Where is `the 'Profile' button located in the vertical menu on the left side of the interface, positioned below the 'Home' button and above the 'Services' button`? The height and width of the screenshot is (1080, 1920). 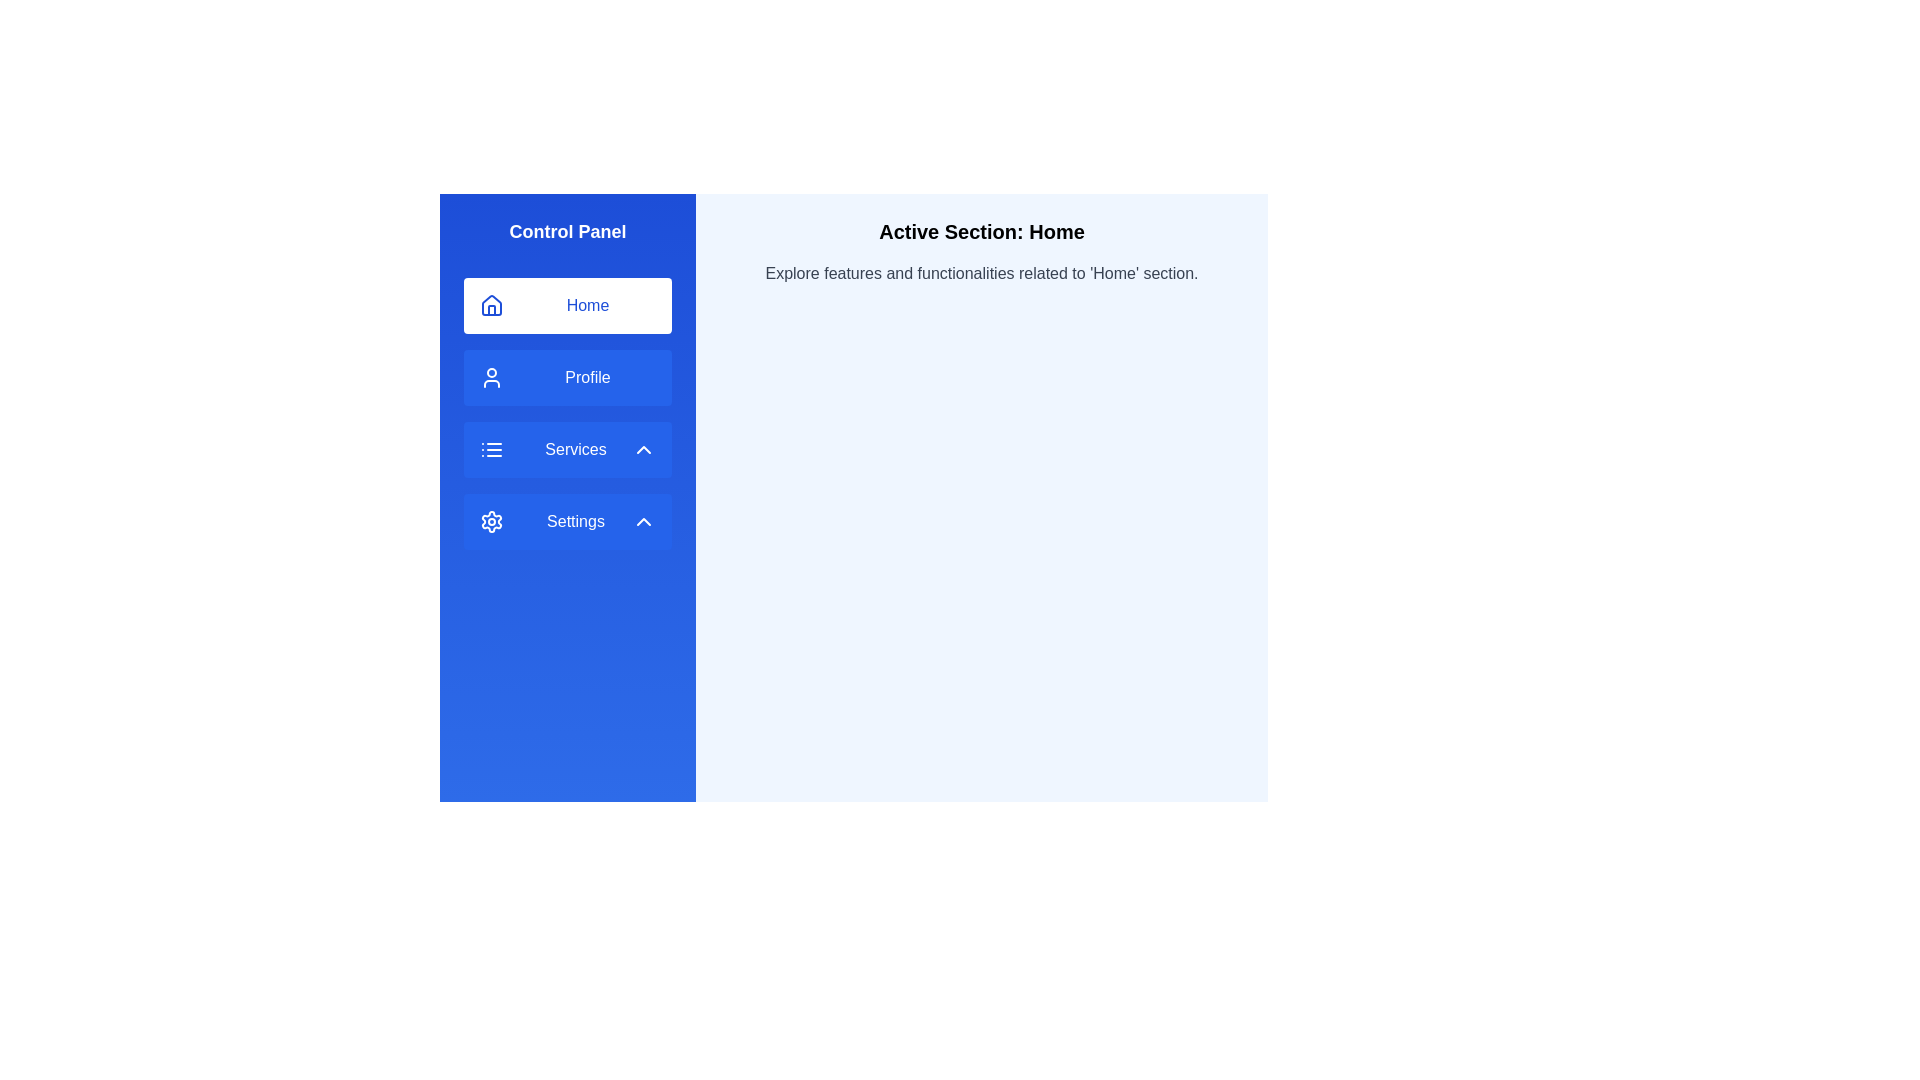 the 'Profile' button located in the vertical menu on the left side of the interface, positioned below the 'Home' button and above the 'Services' button is located at coordinates (566, 378).